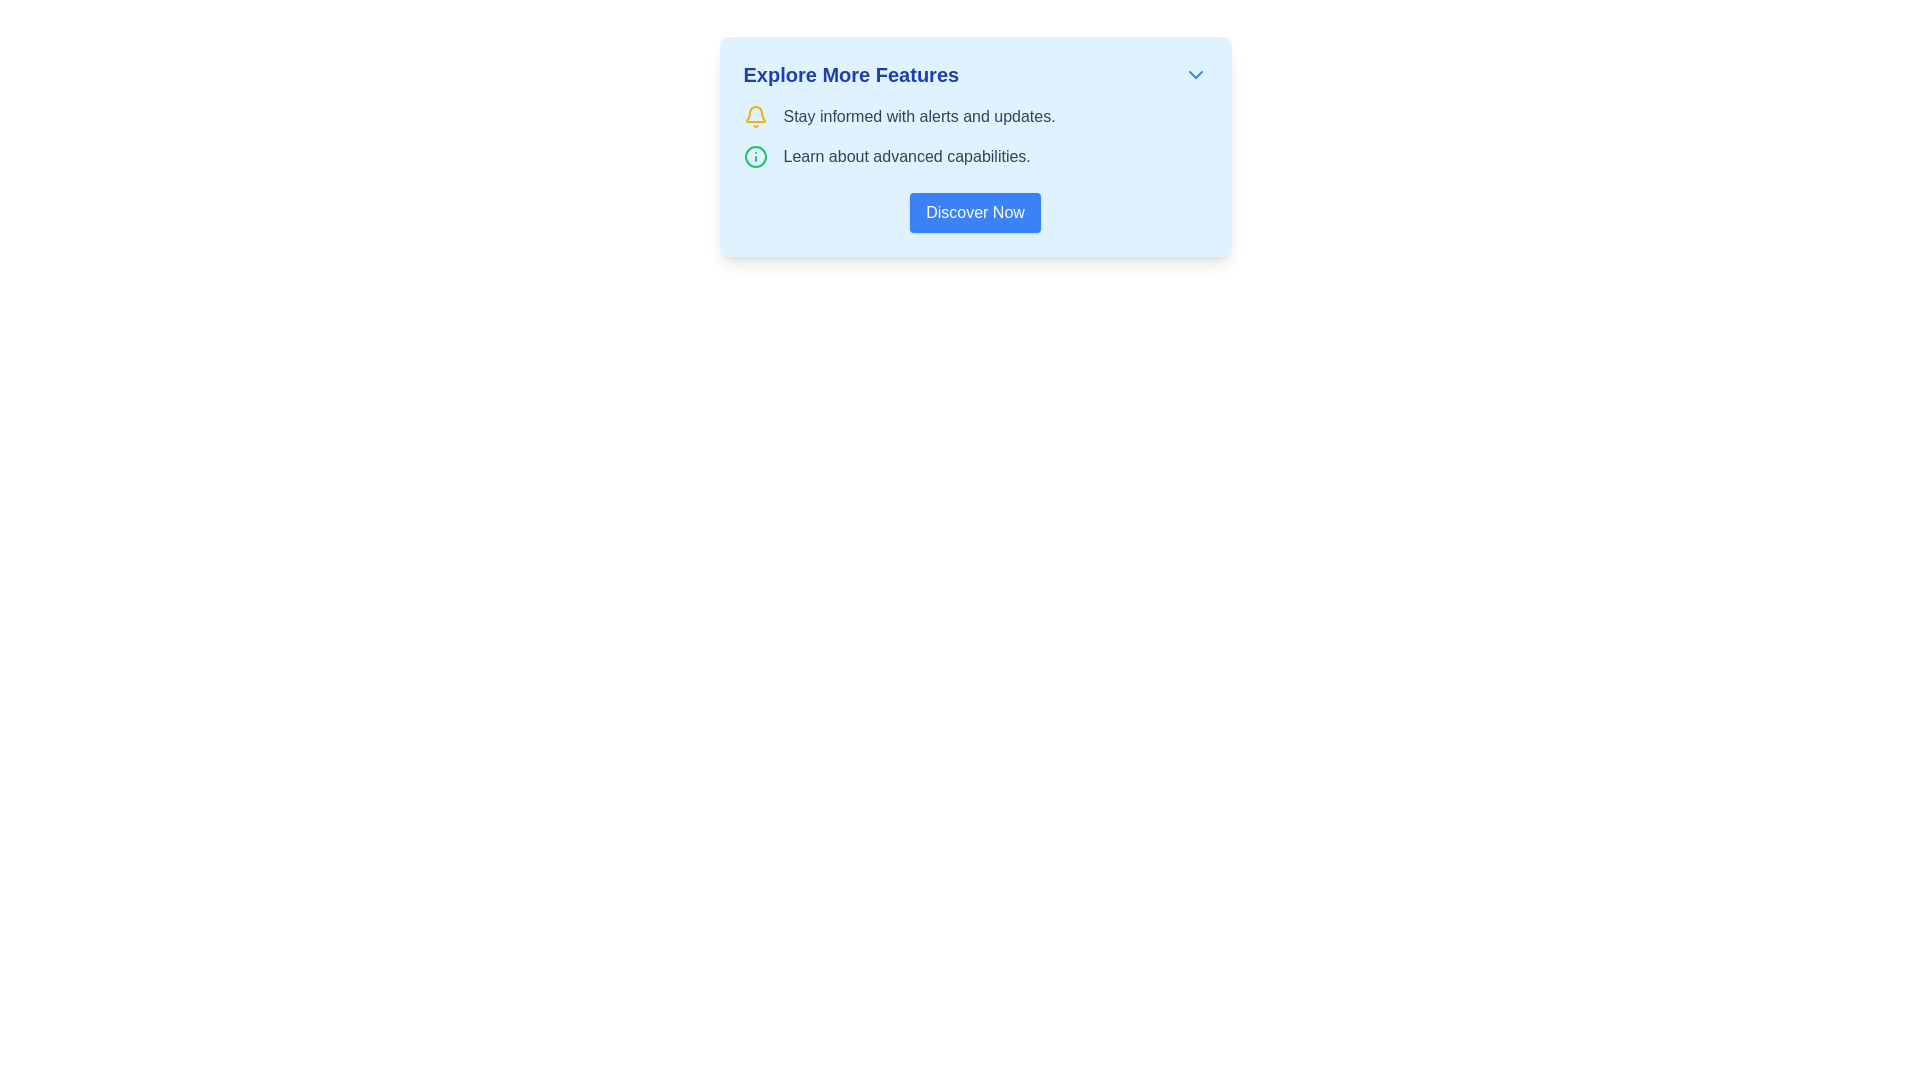 The image size is (1920, 1080). What do you see at coordinates (754, 116) in the screenshot?
I see `the bell-shaped notification icon with a yellow outline, positioned to the left of the text 'Stay informed with alerts and updates' on a light blue background` at bounding box center [754, 116].